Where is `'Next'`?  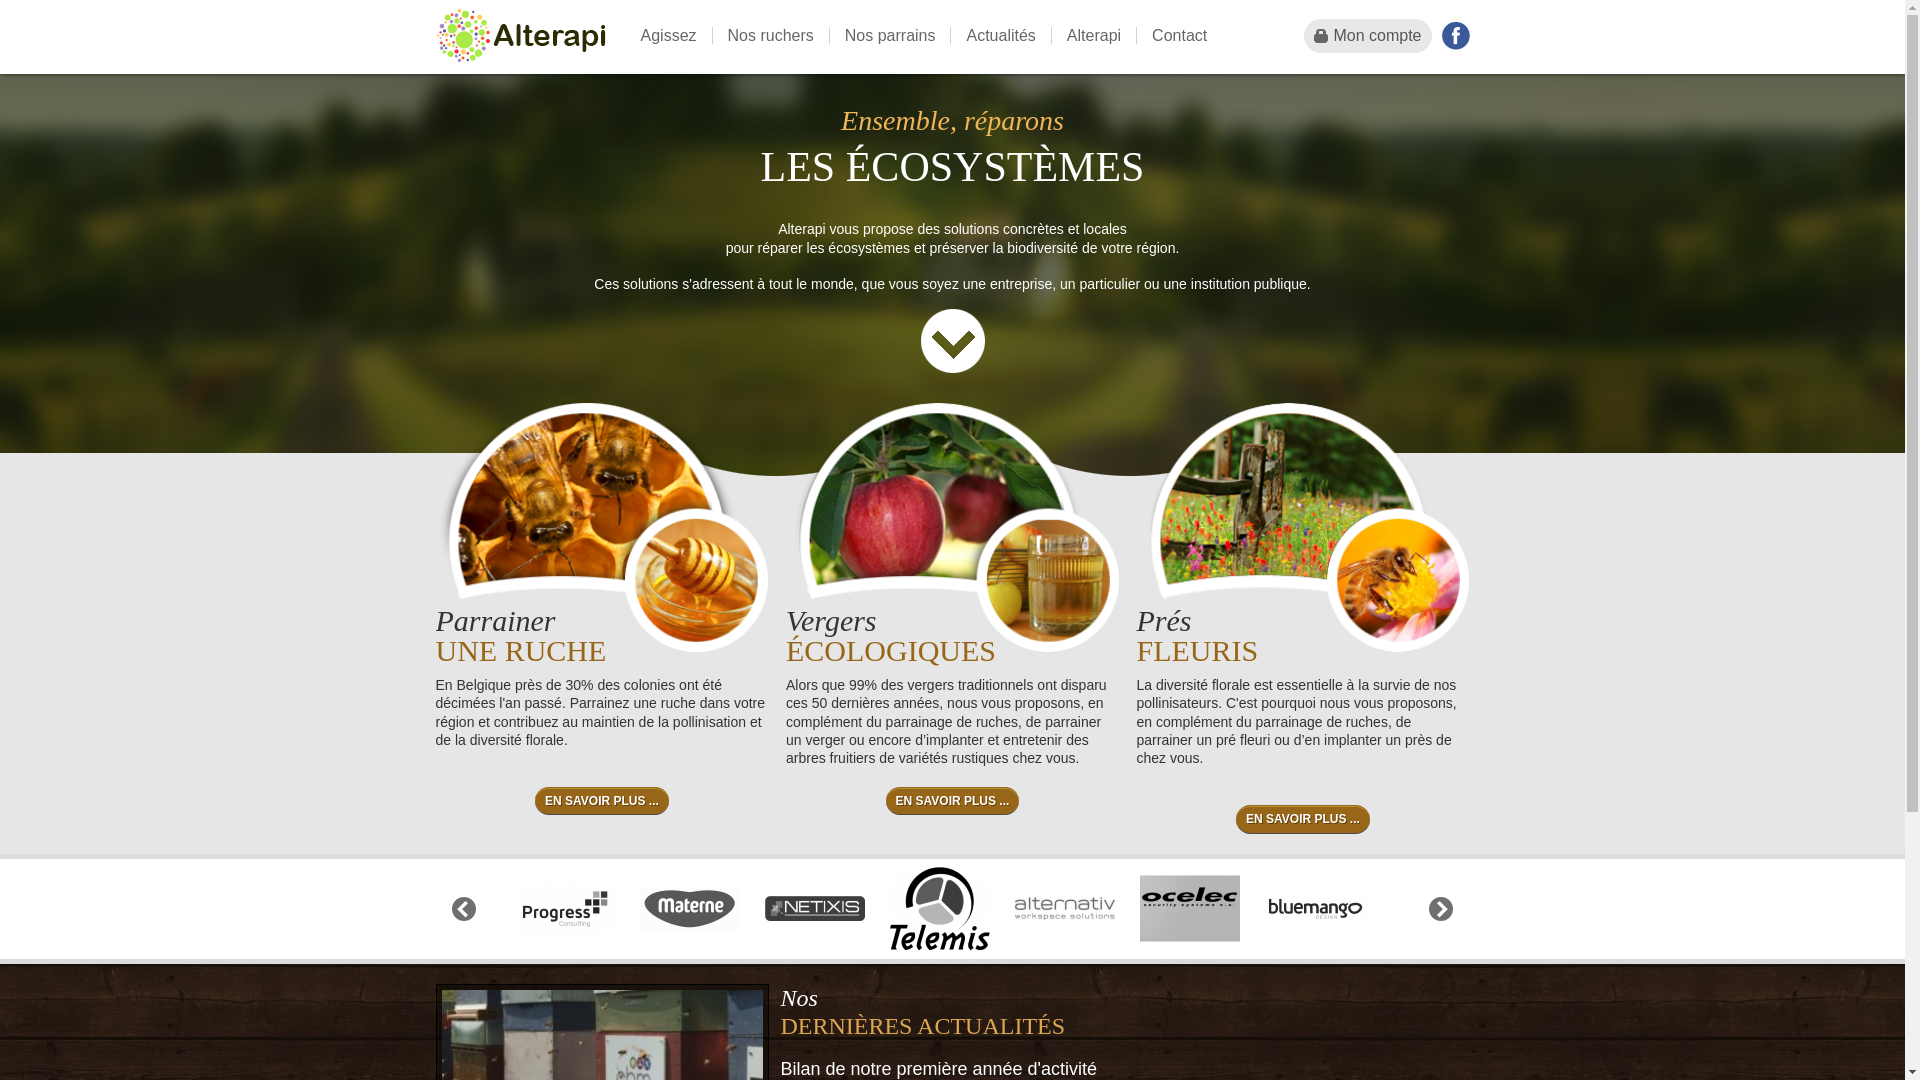
'Next' is located at coordinates (1428, 909).